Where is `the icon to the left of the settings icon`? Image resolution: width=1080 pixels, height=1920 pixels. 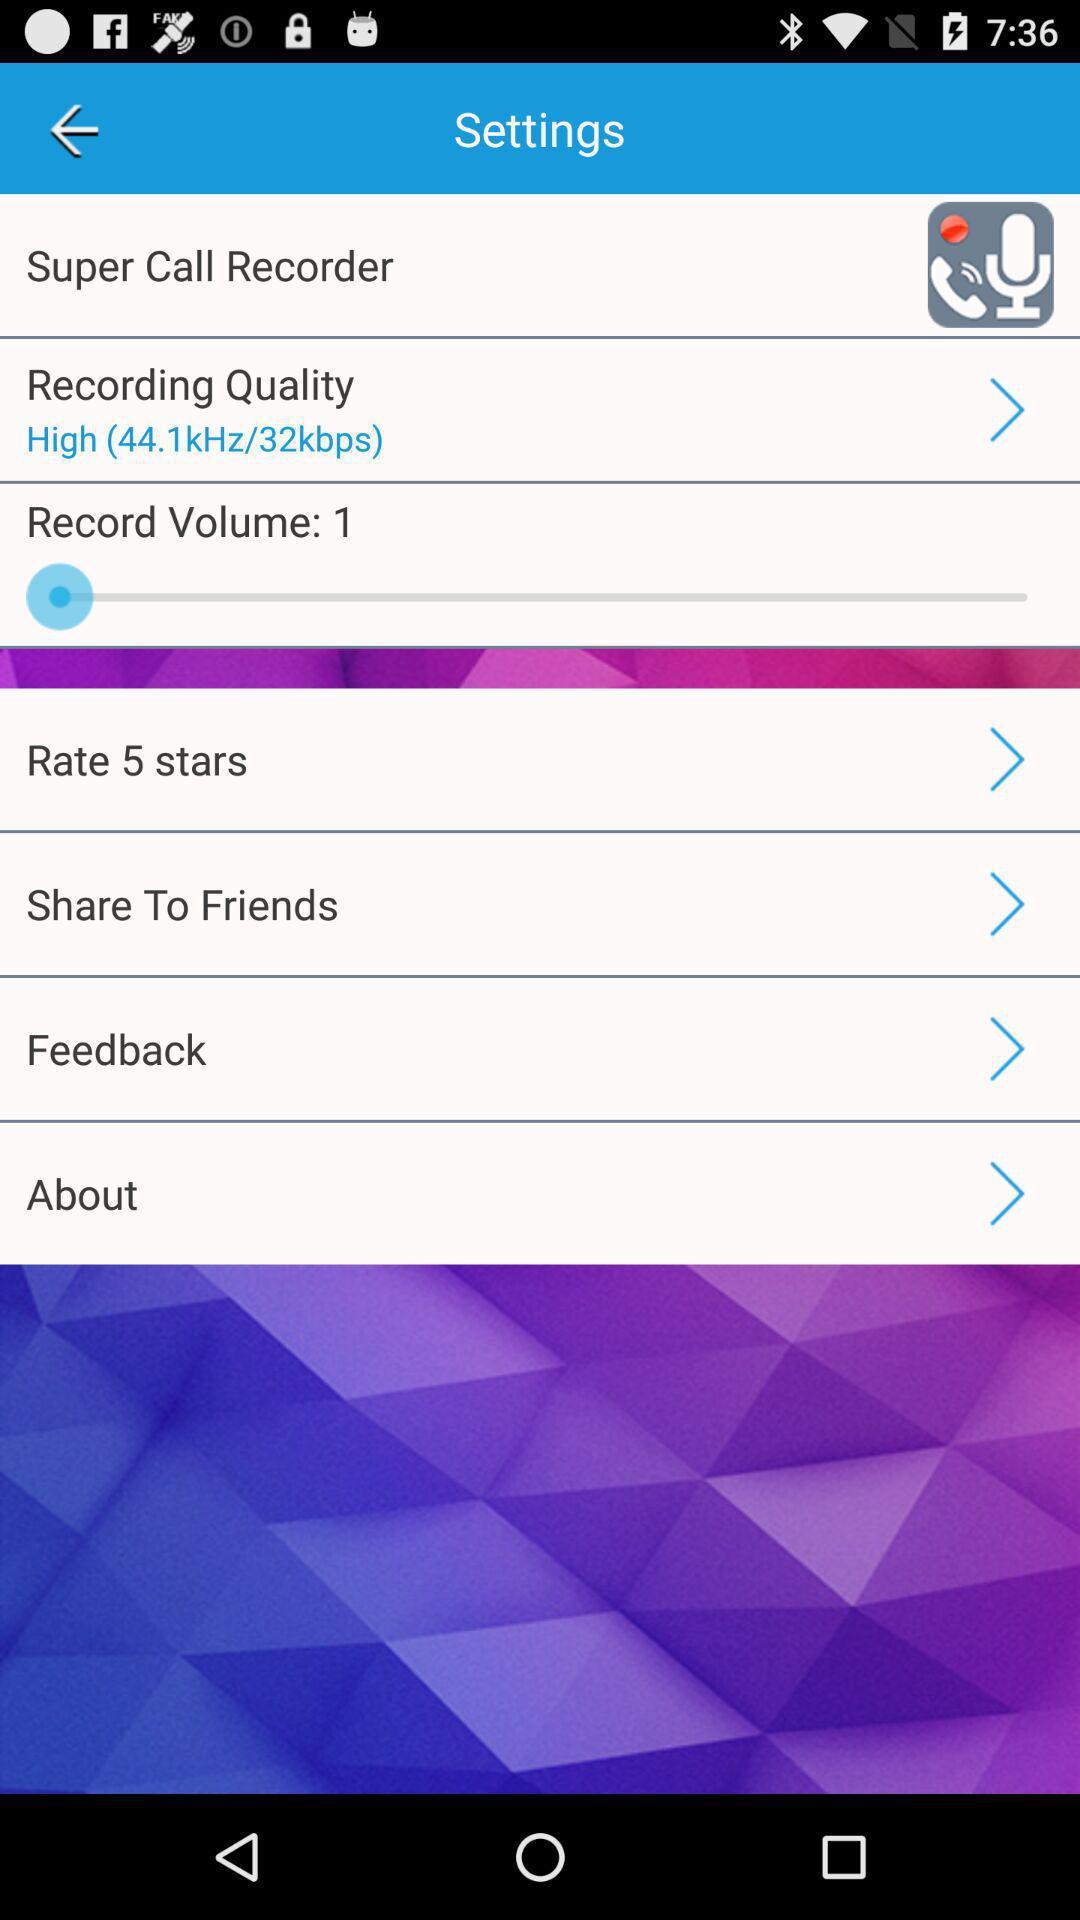
the icon to the left of the settings icon is located at coordinates (72, 127).